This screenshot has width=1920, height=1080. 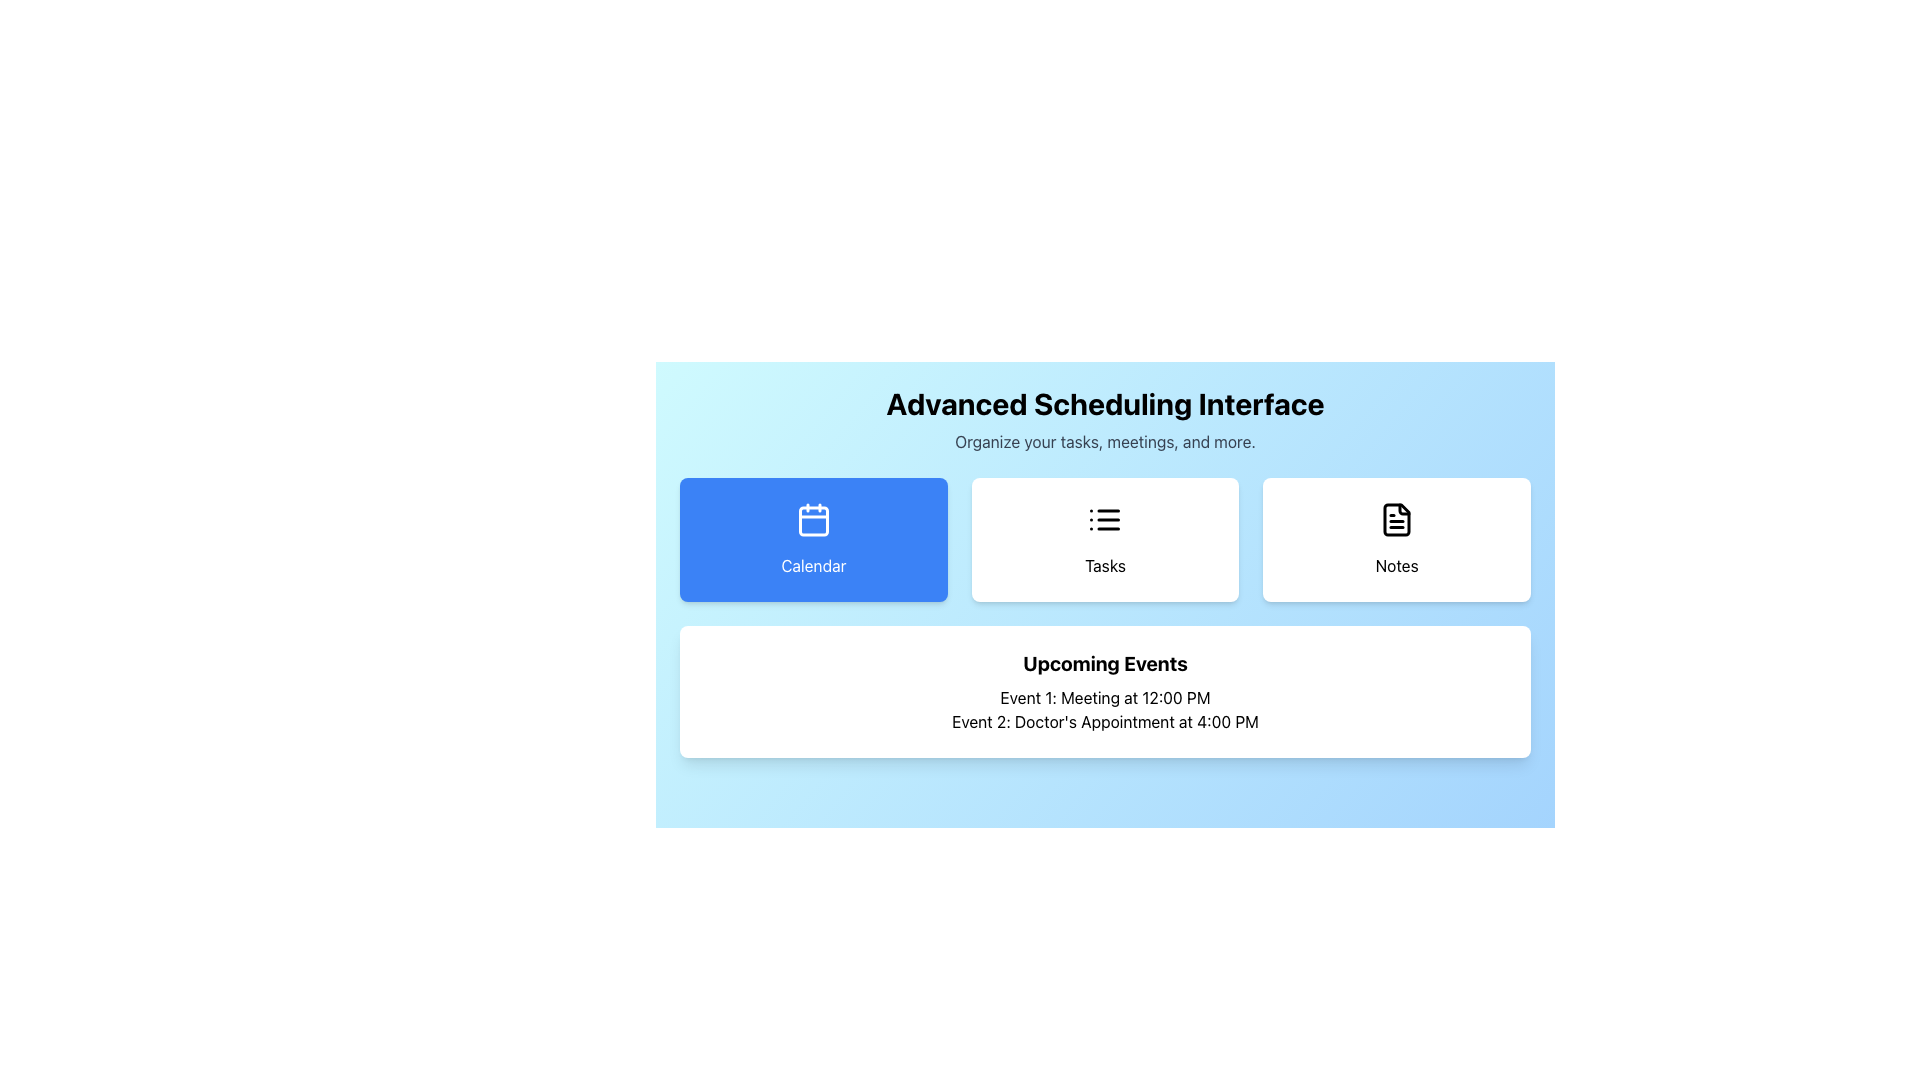 I want to click on the text label representing the upcoming event, which is centrally located above the text 'Event 2: Doctor's Appointment at 4:00 PM', so click(x=1104, y=697).